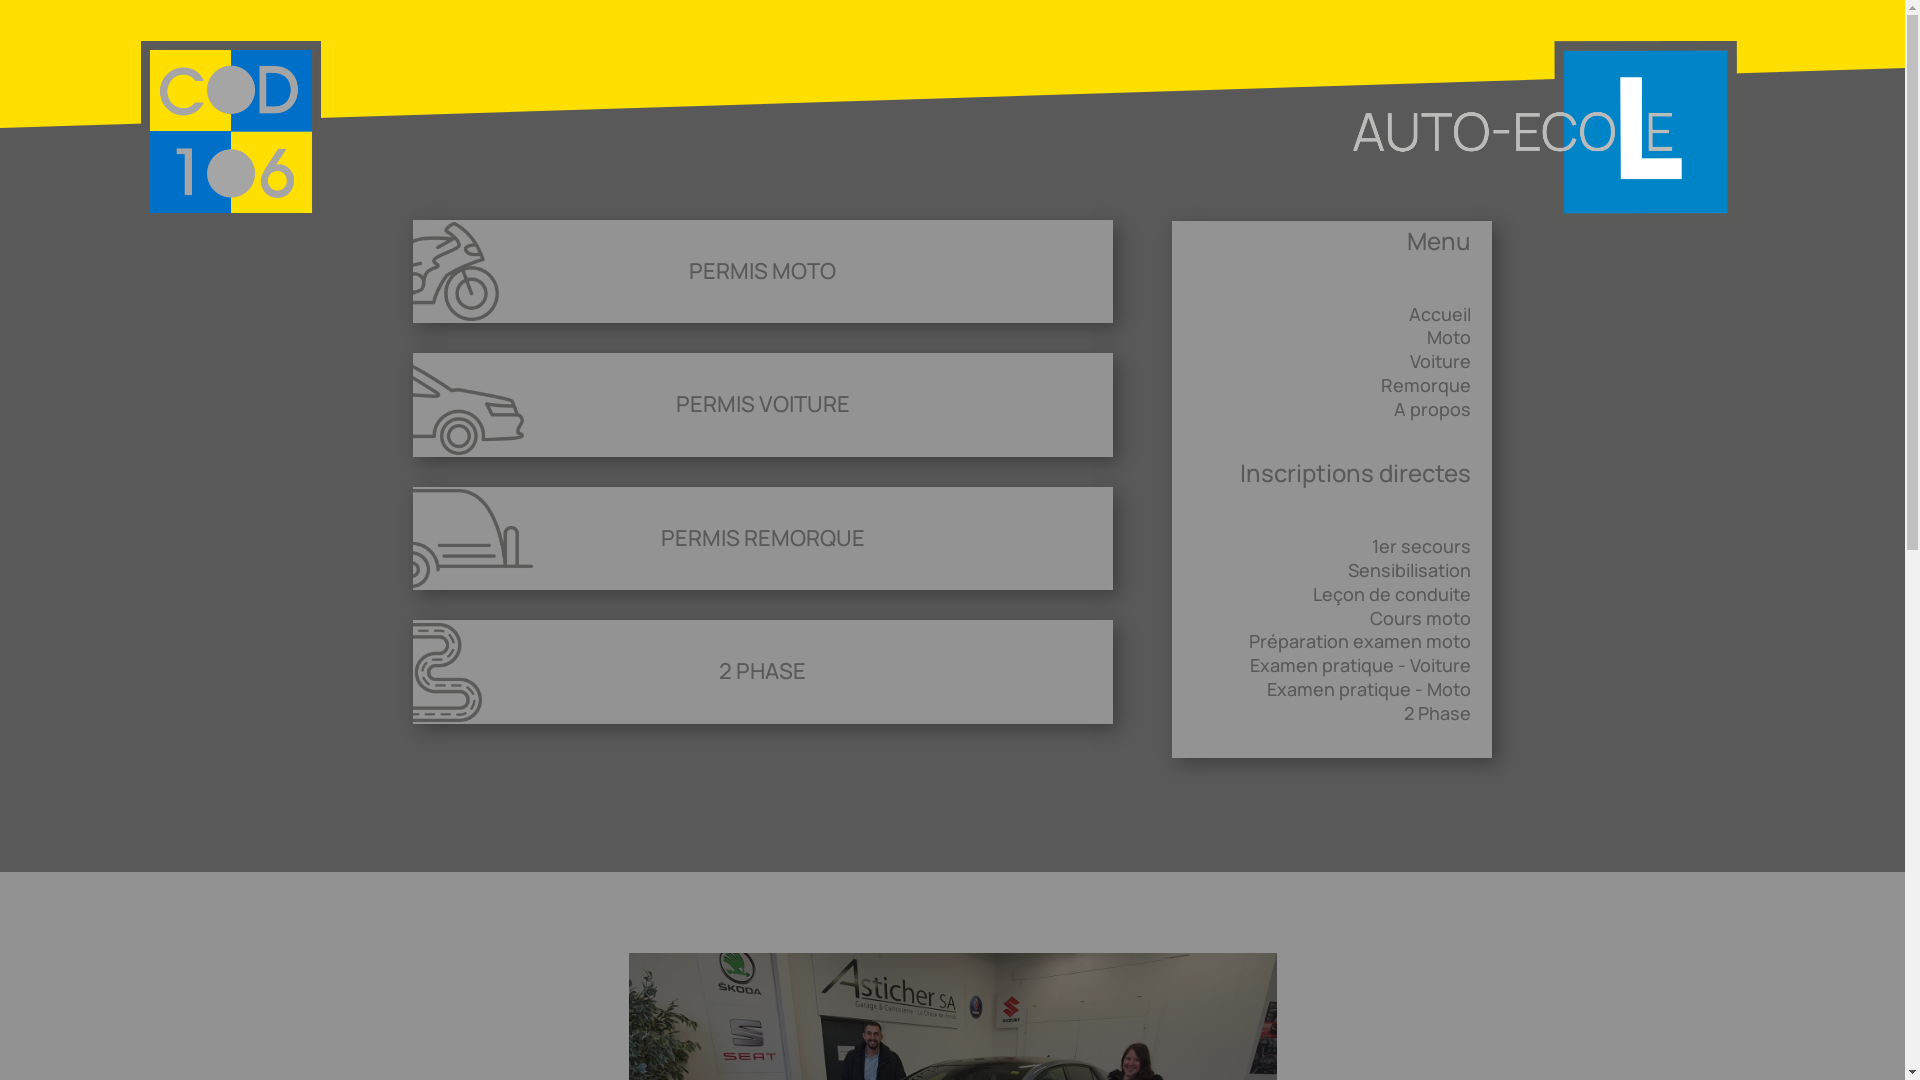 Image resolution: width=1920 pixels, height=1080 pixels. I want to click on 'Voiture', so click(1440, 361).